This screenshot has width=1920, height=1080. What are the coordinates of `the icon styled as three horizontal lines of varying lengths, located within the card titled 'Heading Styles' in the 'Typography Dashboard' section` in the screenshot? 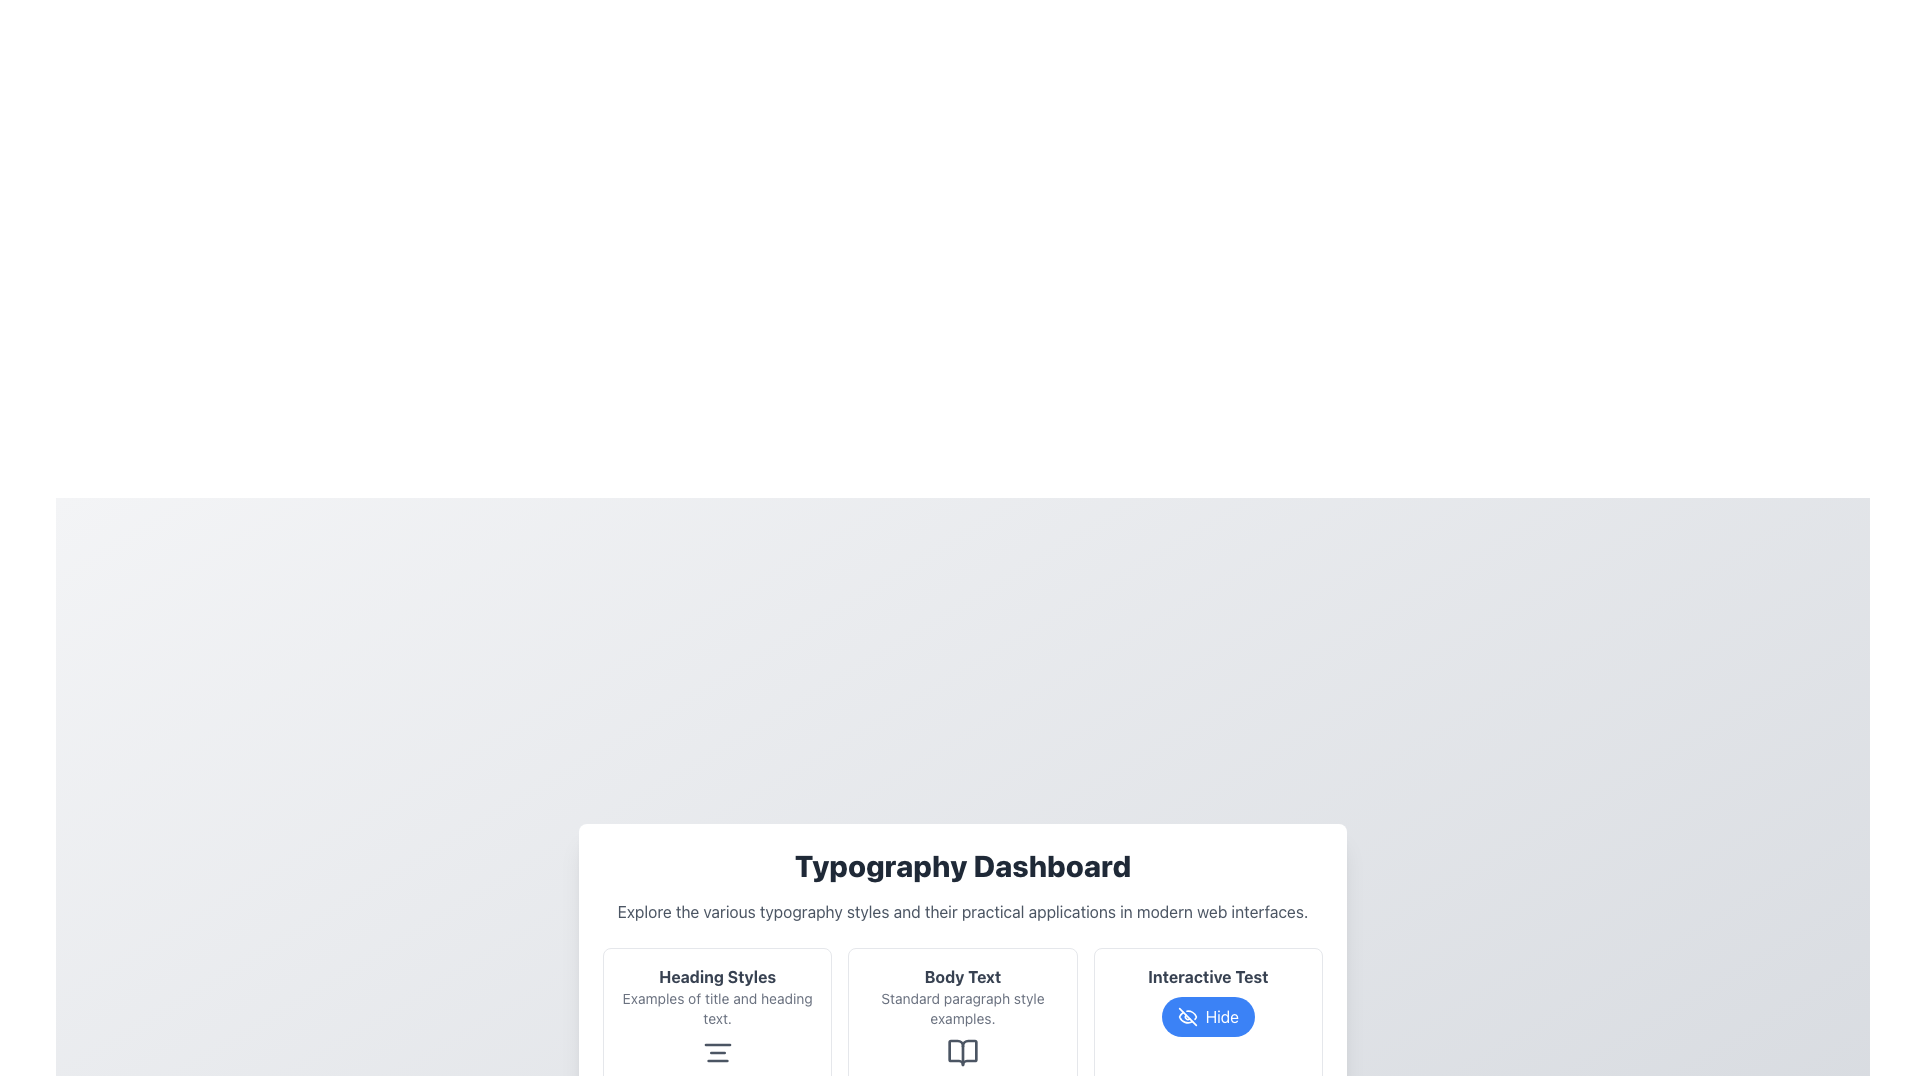 It's located at (717, 1052).